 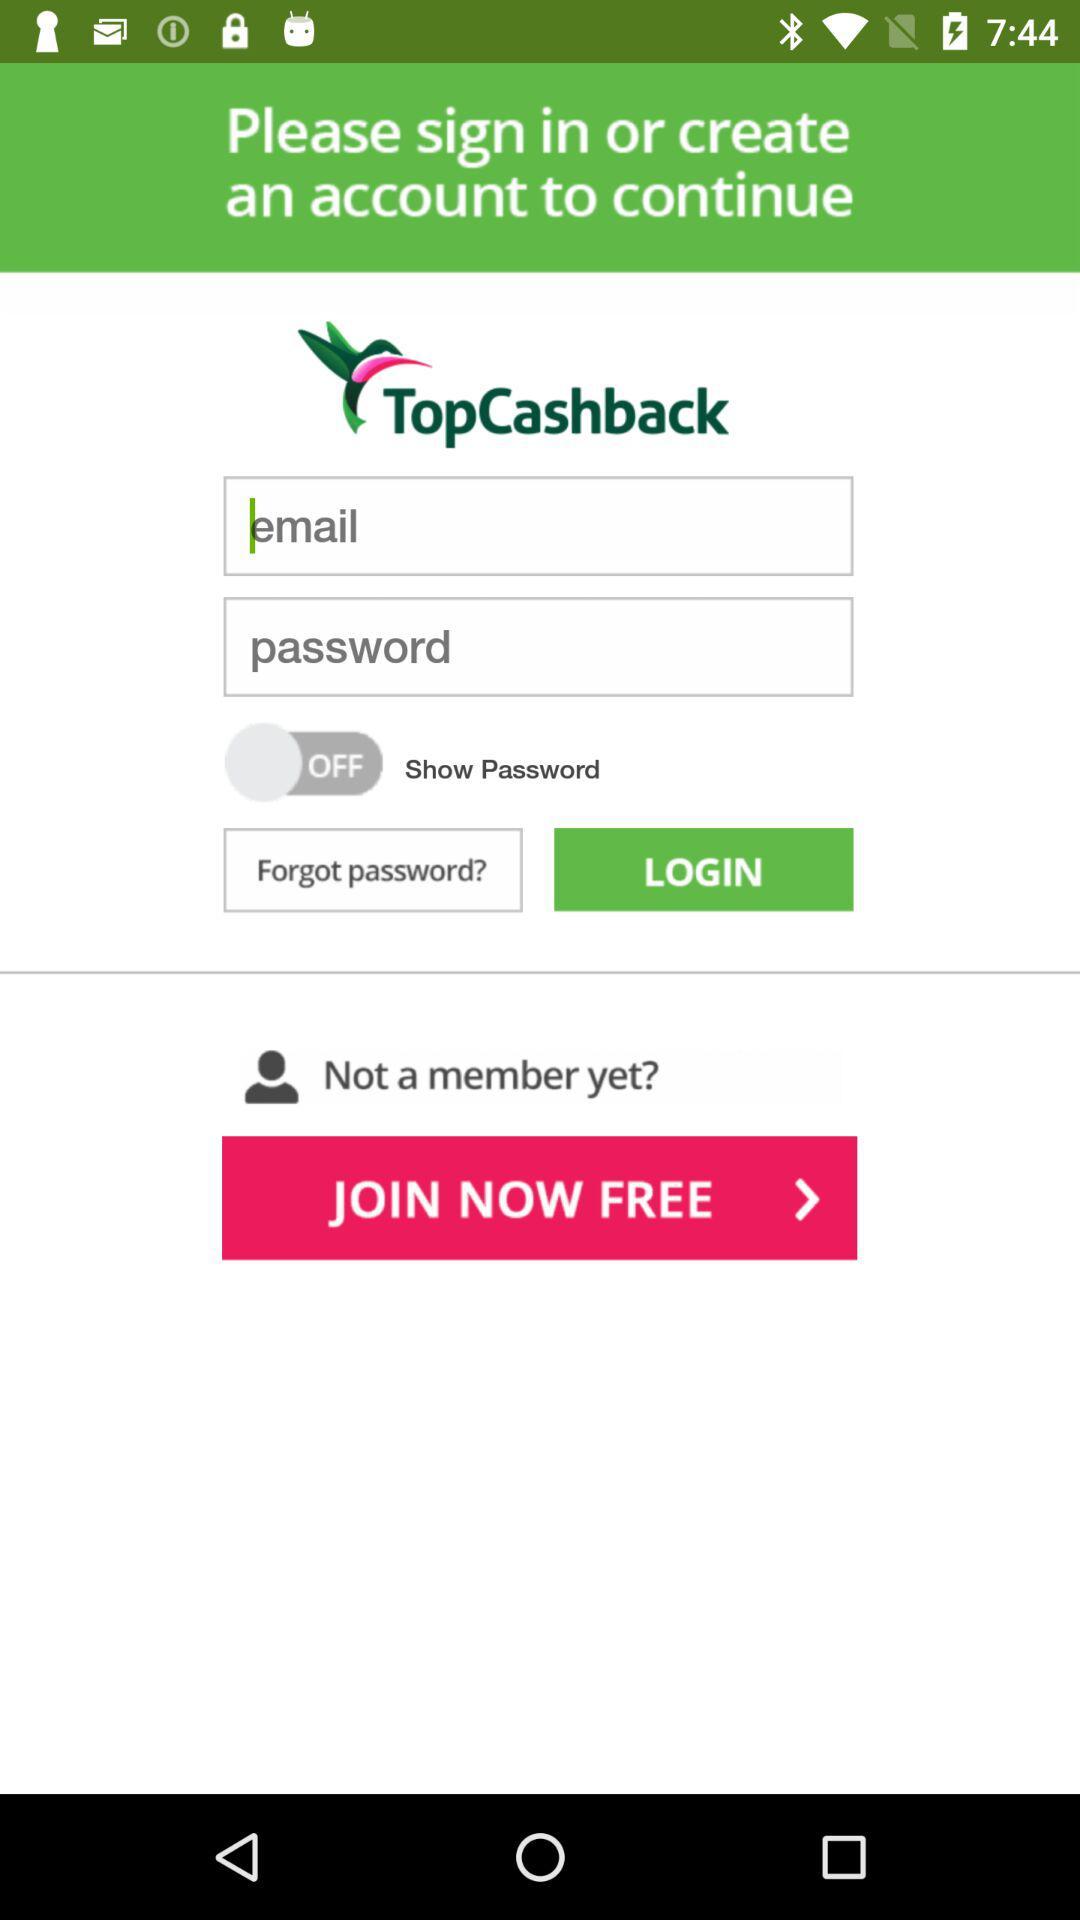 What do you see at coordinates (303, 761) in the screenshot?
I see `switchoff option` at bounding box center [303, 761].